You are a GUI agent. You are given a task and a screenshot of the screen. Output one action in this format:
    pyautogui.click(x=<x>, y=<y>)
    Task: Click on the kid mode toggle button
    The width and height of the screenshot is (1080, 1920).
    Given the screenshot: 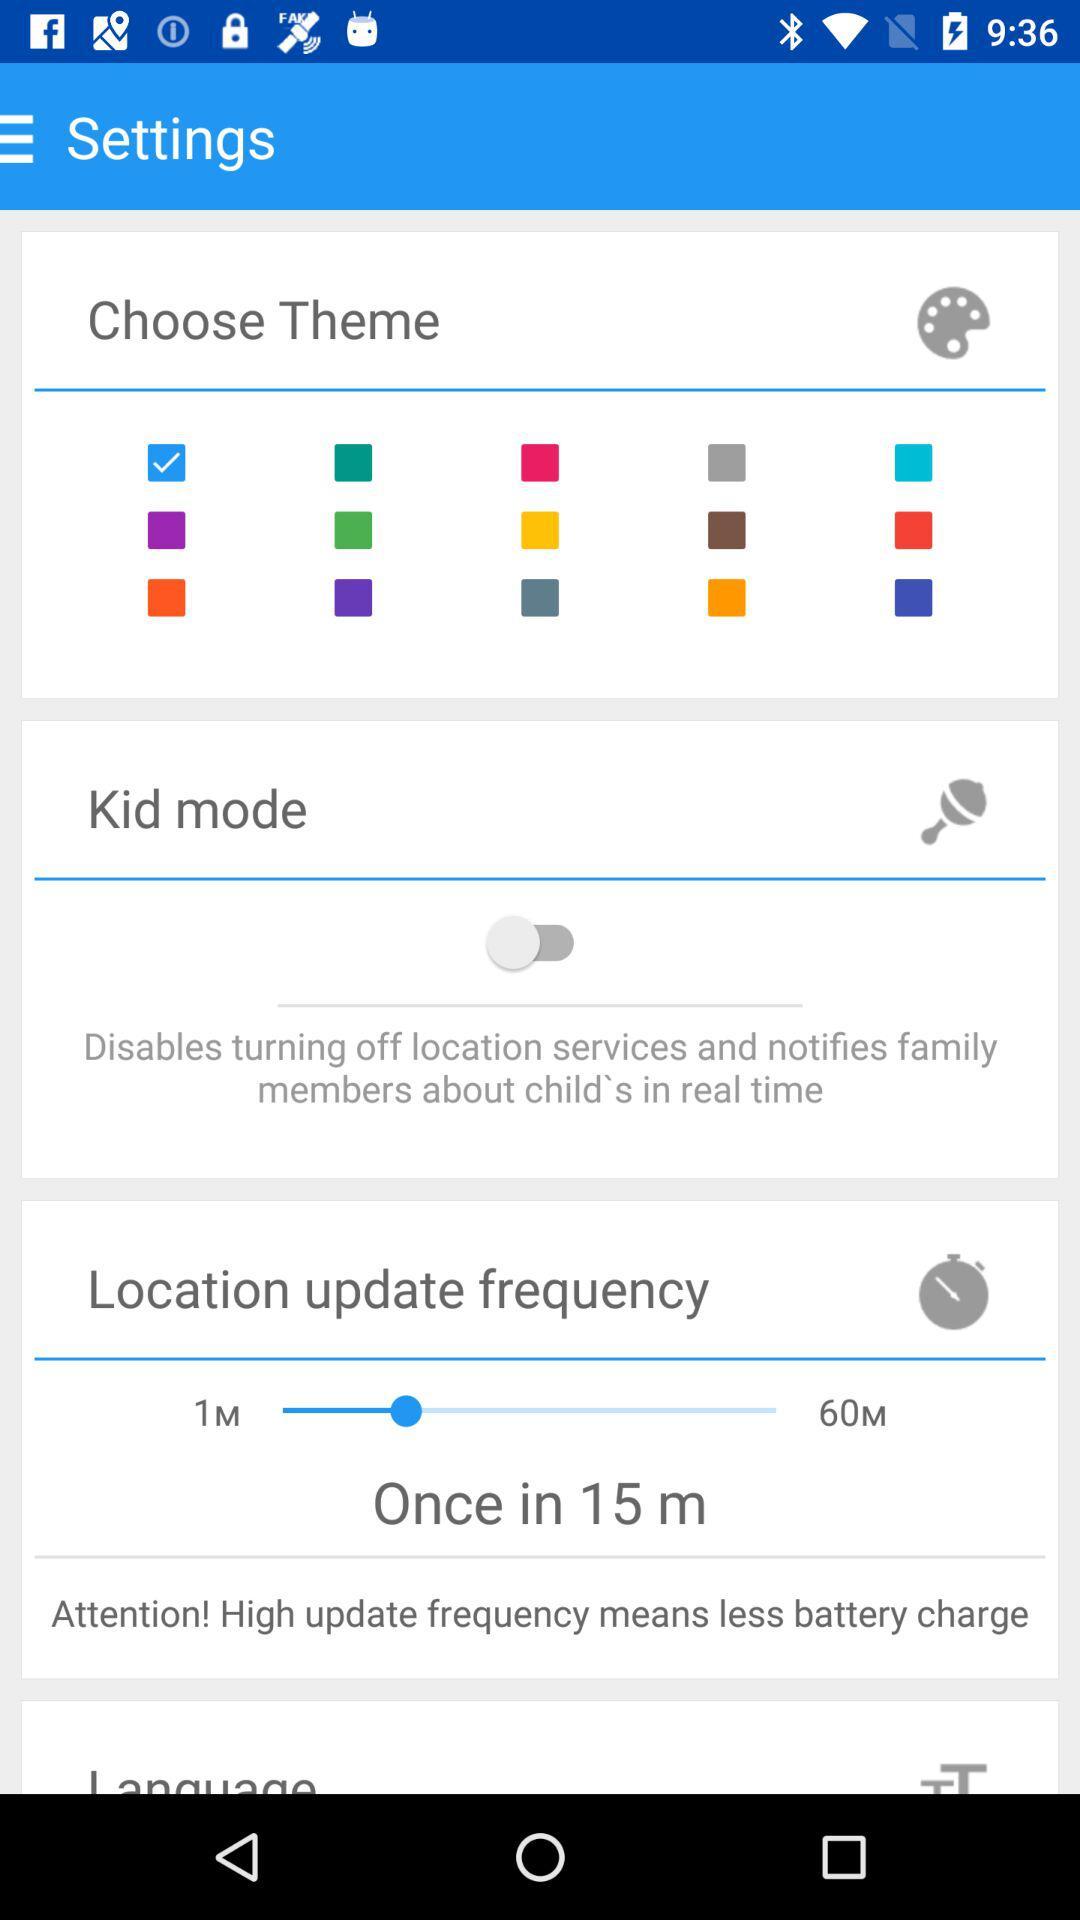 What is the action you would take?
    pyautogui.click(x=540, y=941)
    